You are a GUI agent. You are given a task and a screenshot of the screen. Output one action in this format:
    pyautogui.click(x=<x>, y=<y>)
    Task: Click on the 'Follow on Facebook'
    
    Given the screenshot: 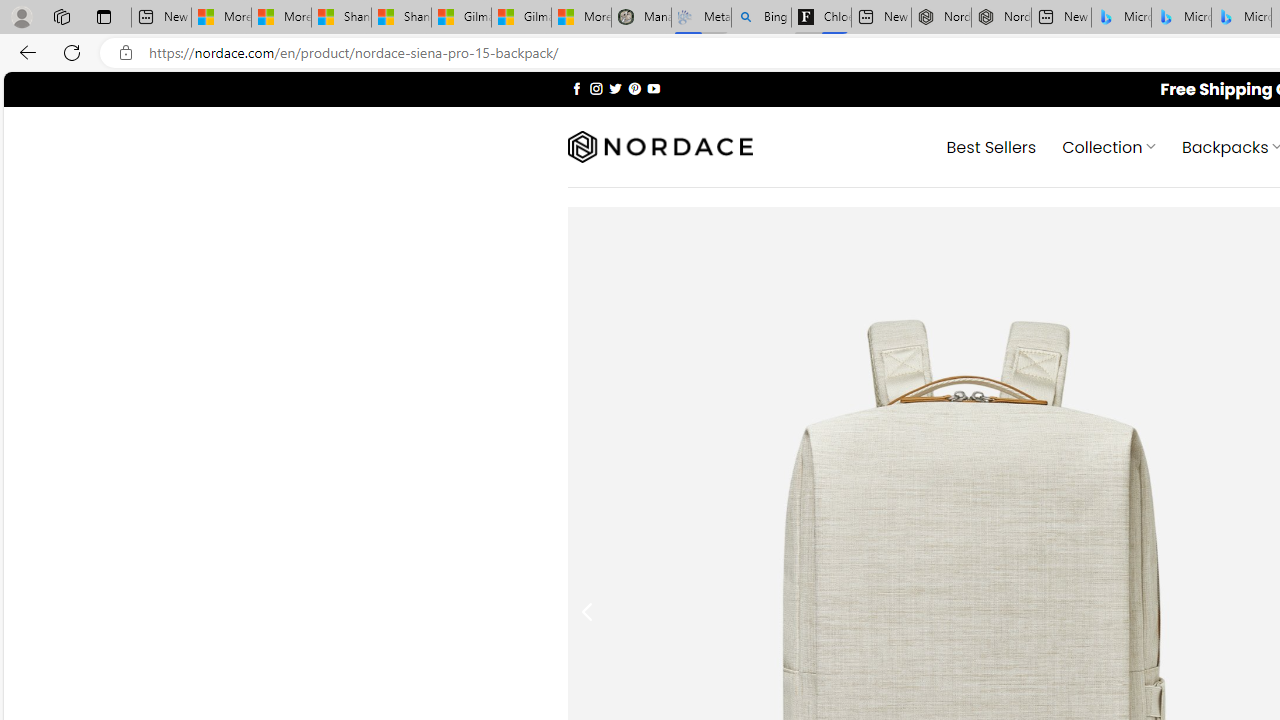 What is the action you would take?
    pyautogui.click(x=576, y=87)
    